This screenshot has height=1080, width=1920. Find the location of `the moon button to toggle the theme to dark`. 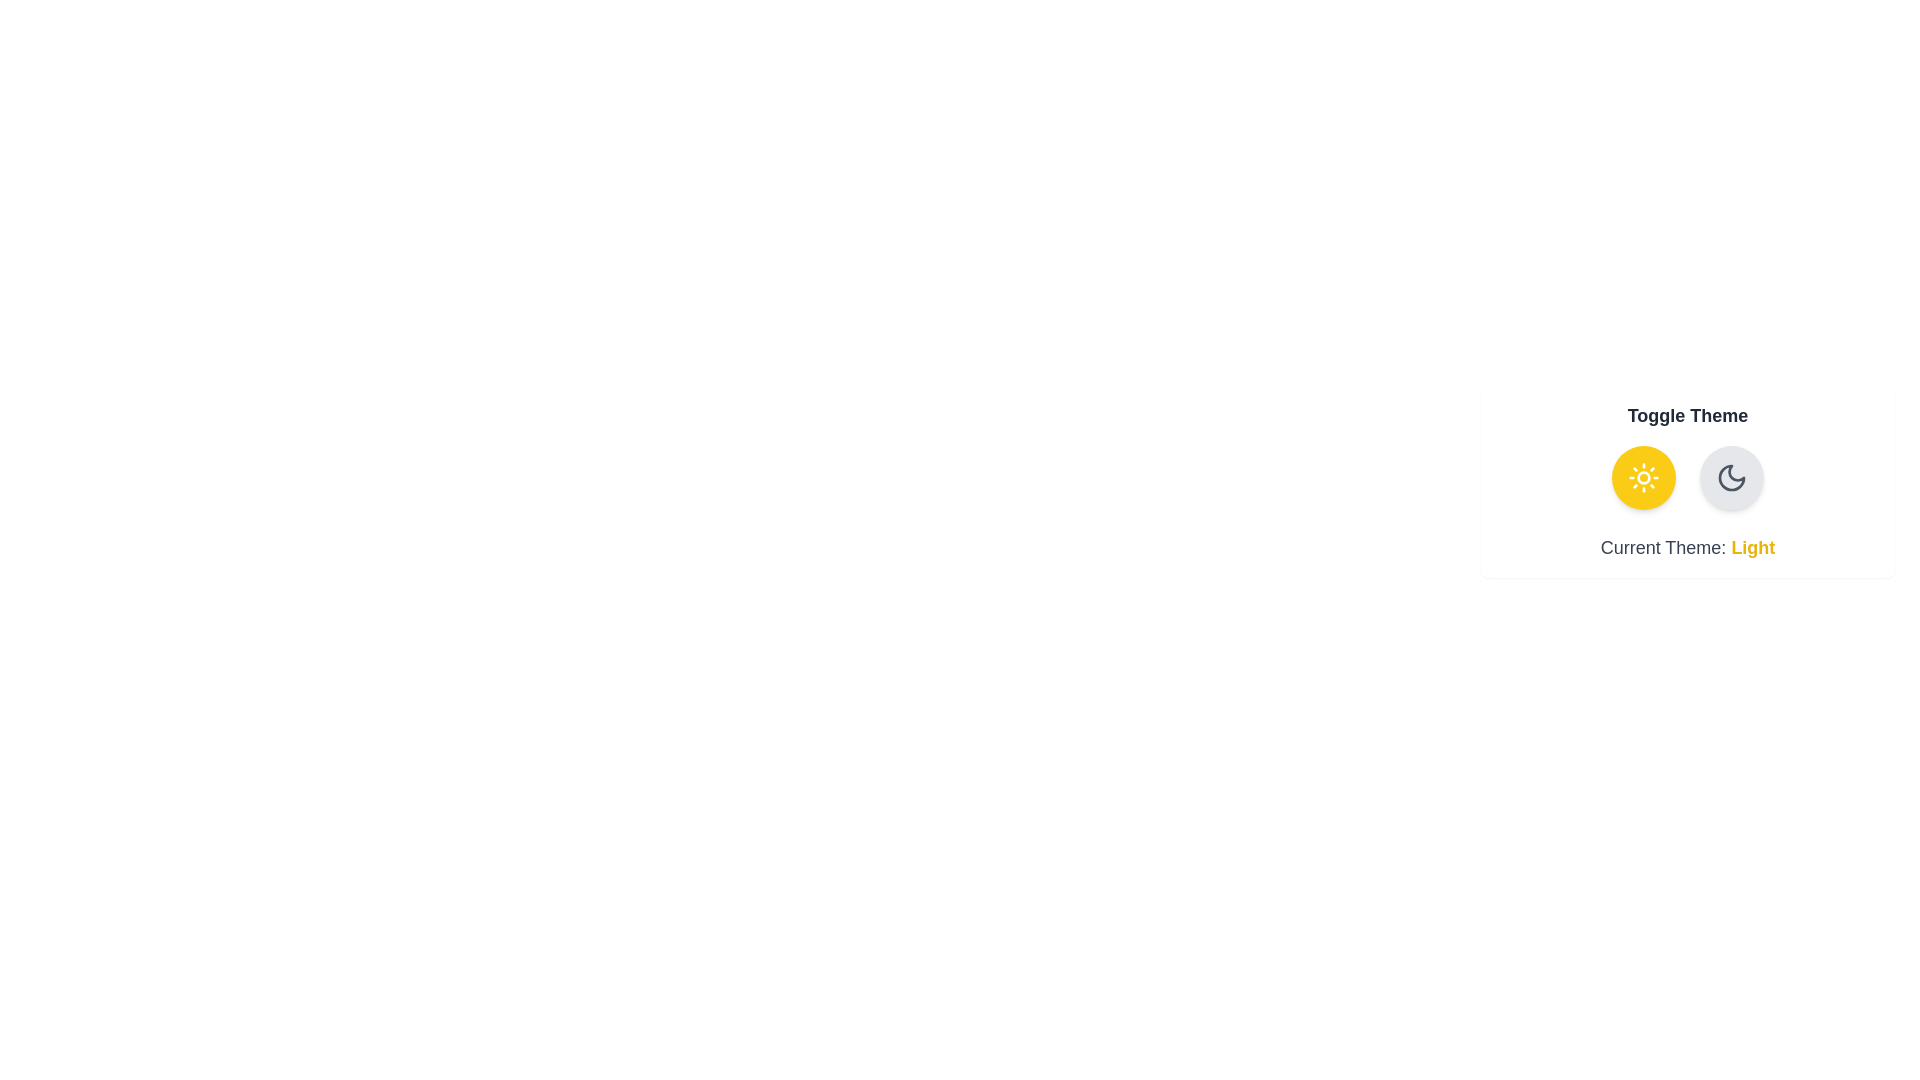

the moon button to toggle the theme to dark is located at coordinates (1731, 478).